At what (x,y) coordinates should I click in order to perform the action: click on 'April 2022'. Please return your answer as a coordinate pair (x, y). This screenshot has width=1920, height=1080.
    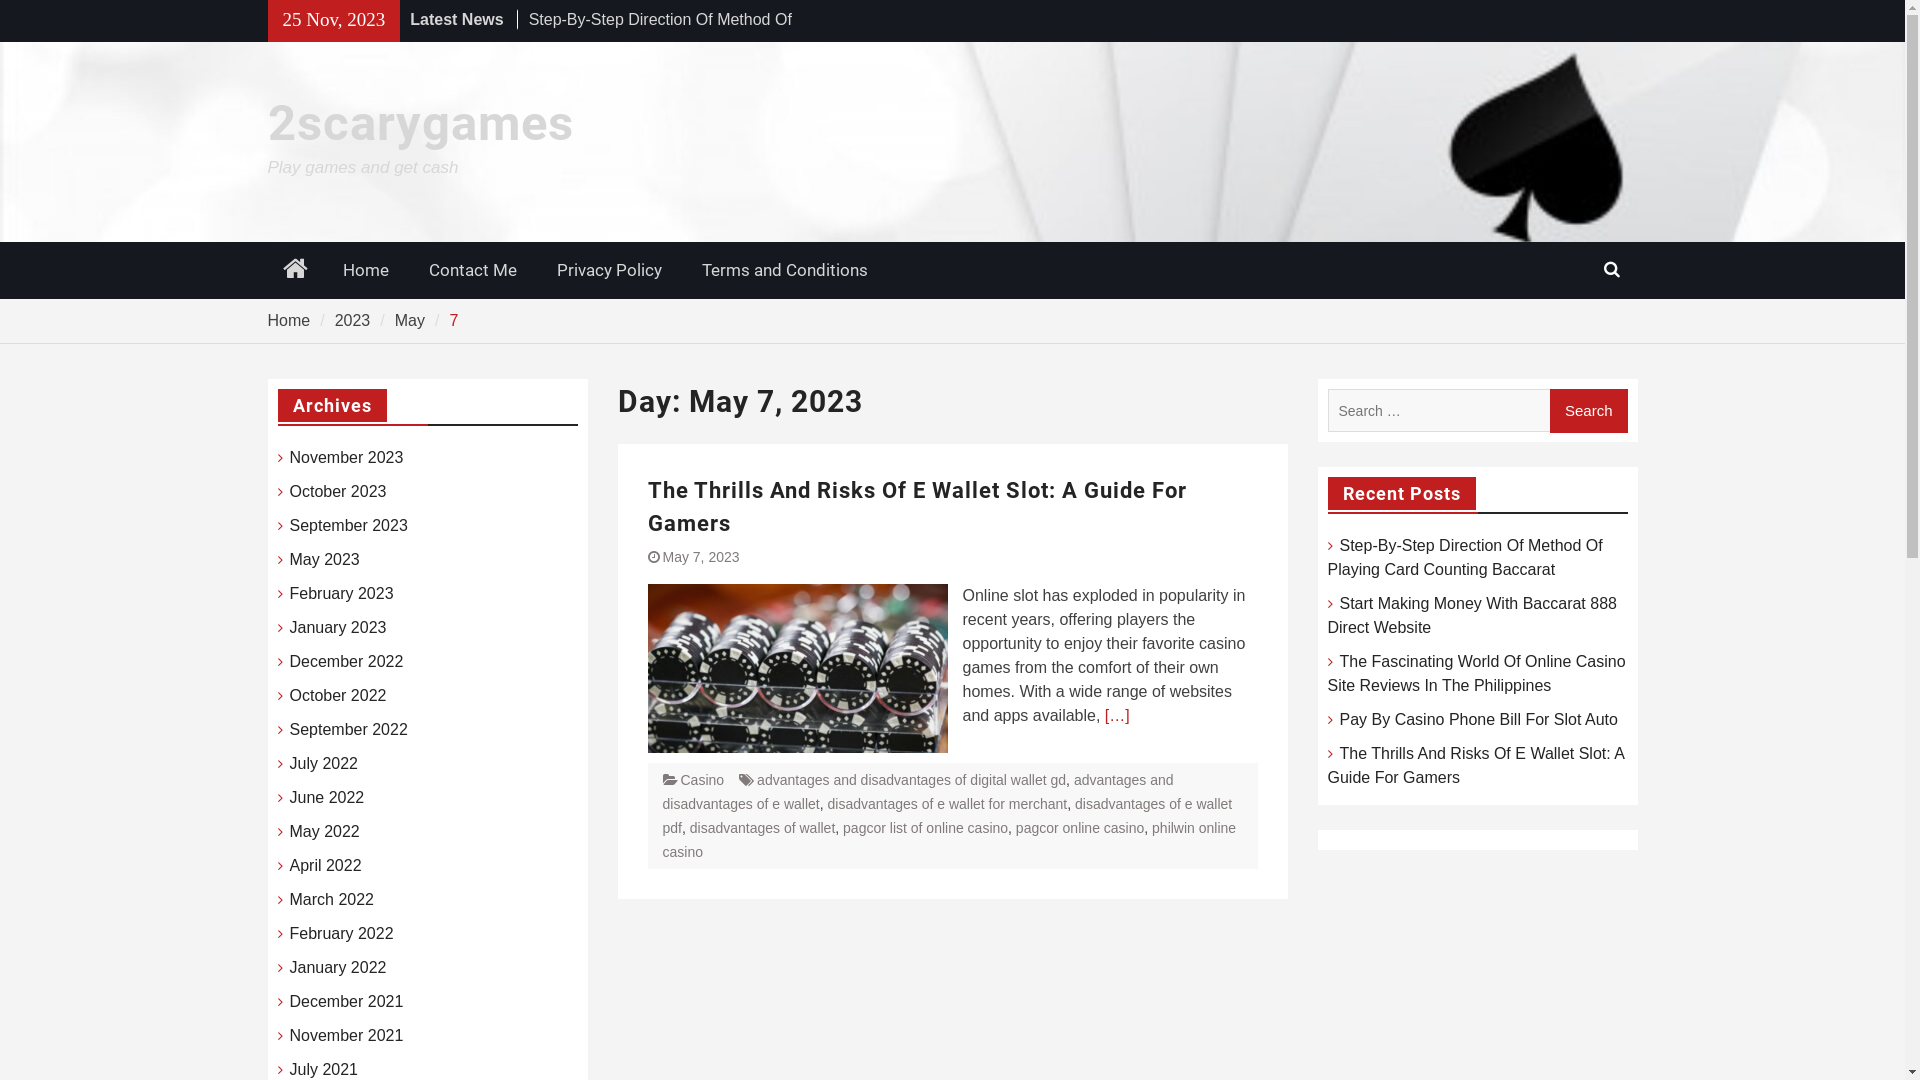
    Looking at the image, I should click on (288, 865).